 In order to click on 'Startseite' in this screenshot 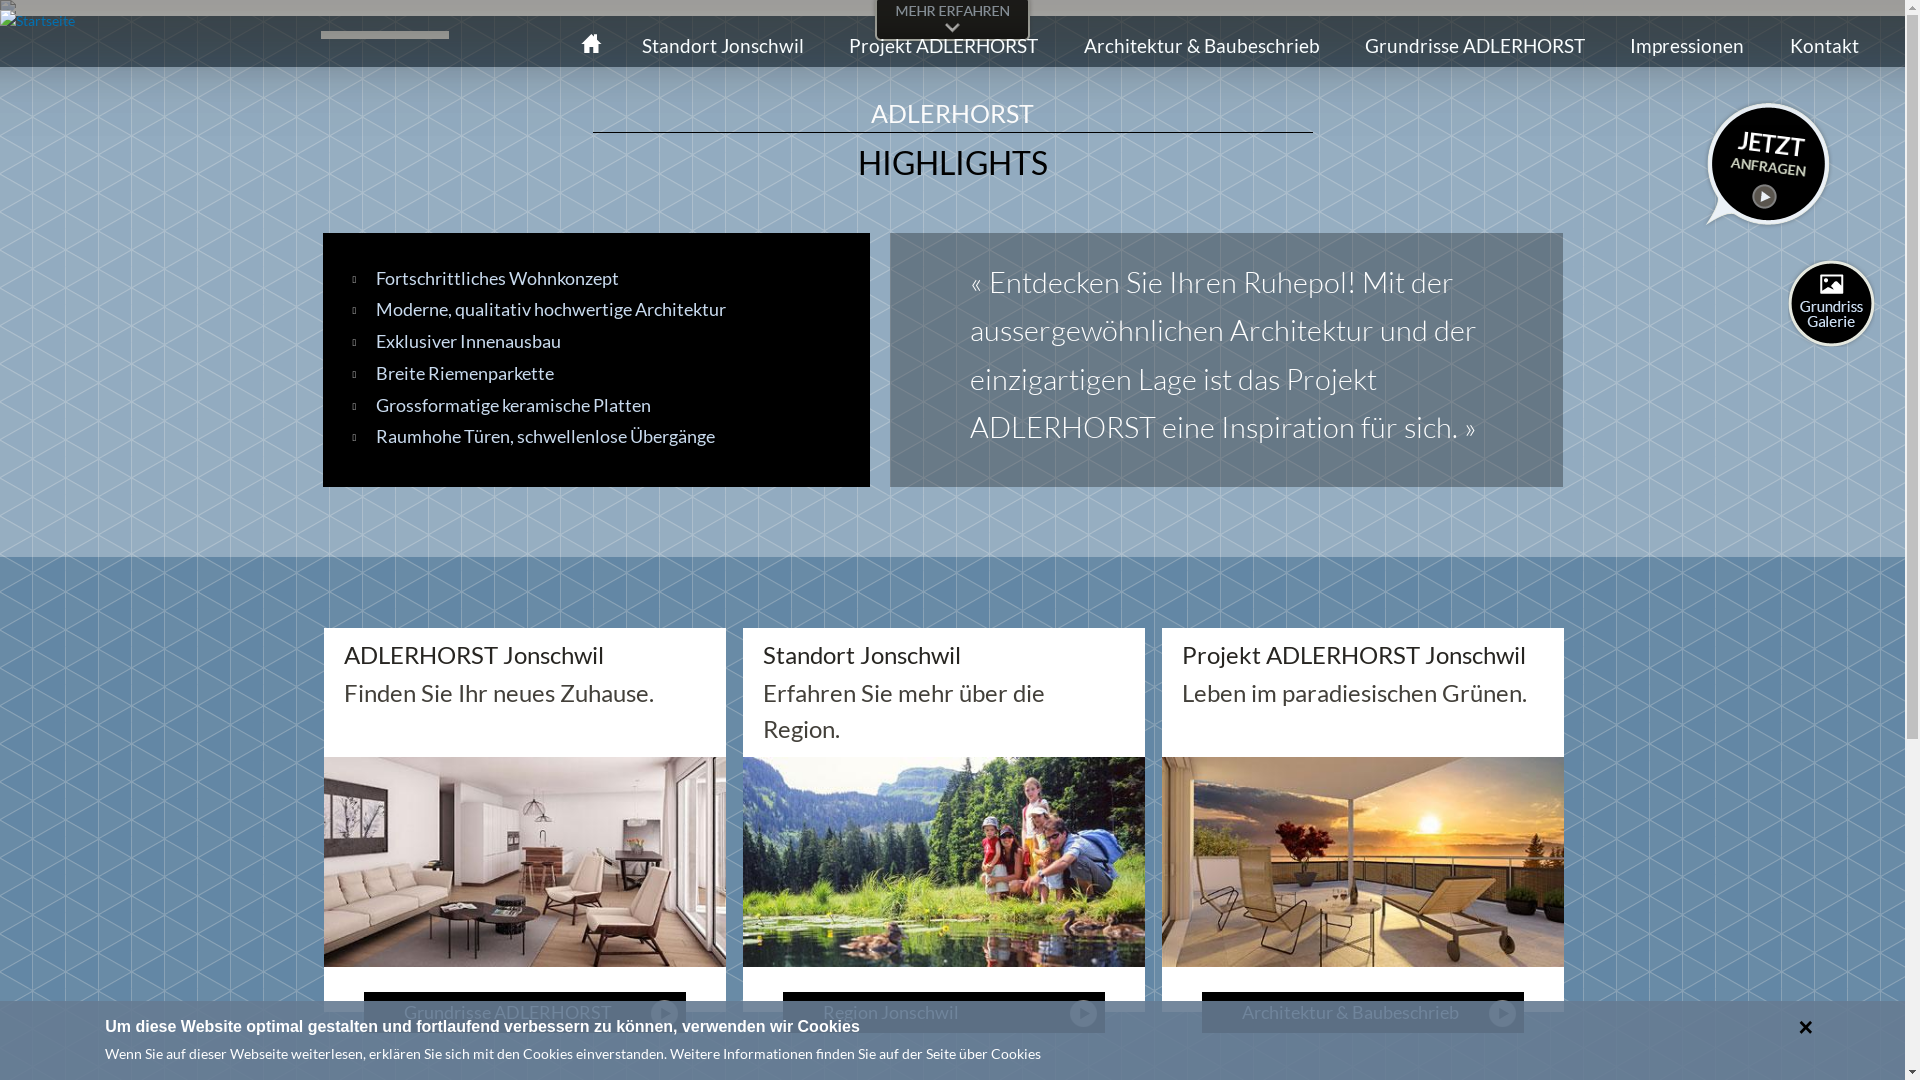, I will do `click(37, 20)`.